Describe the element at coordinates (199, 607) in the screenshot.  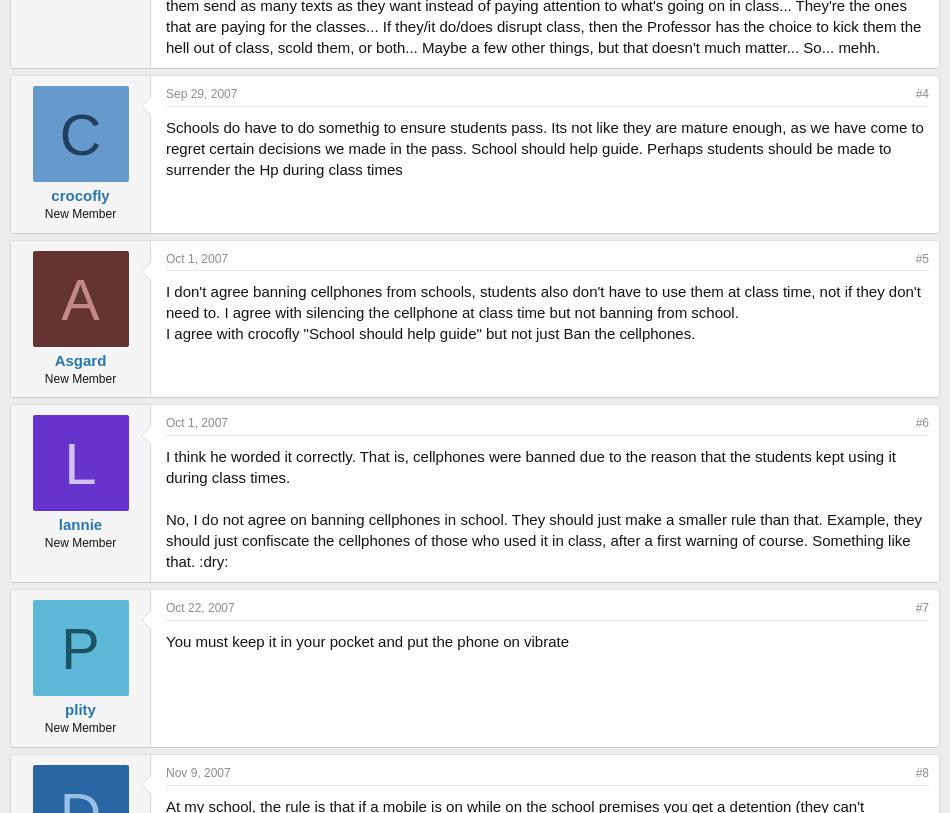
I see `'Oct 22, 2007'` at that location.